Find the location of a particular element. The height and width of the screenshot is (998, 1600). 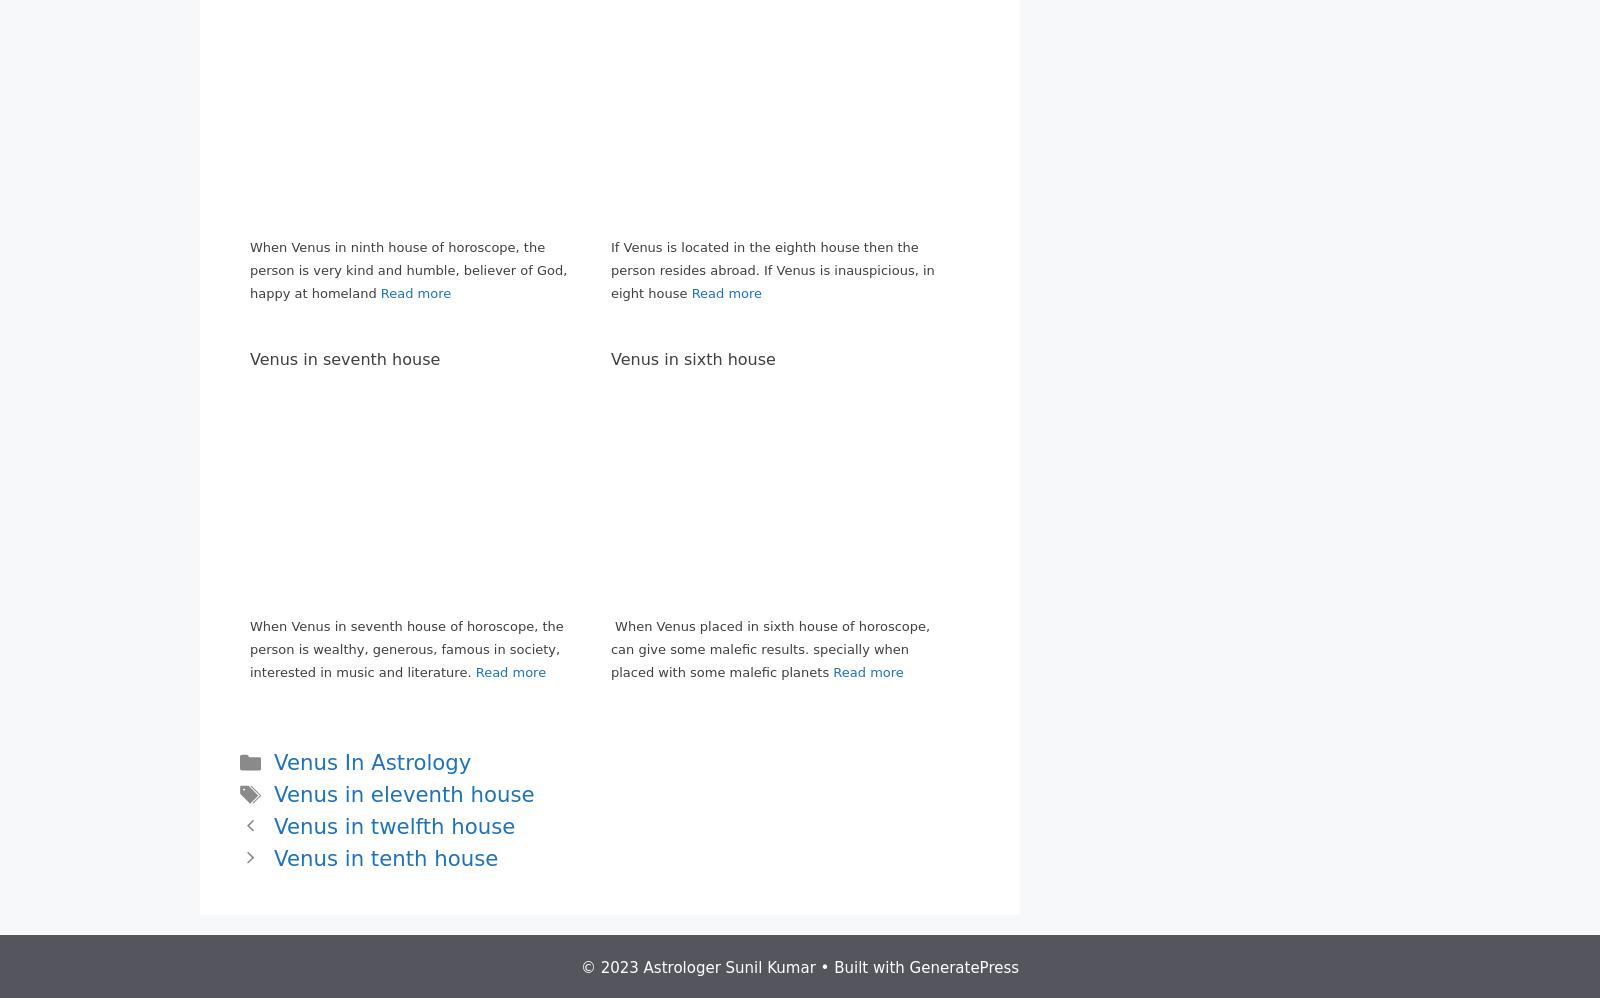

'If Venus is located in the eighth house then the person resides abroad. If Venus is inauspicious, in eight house' is located at coordinates (772, 268).